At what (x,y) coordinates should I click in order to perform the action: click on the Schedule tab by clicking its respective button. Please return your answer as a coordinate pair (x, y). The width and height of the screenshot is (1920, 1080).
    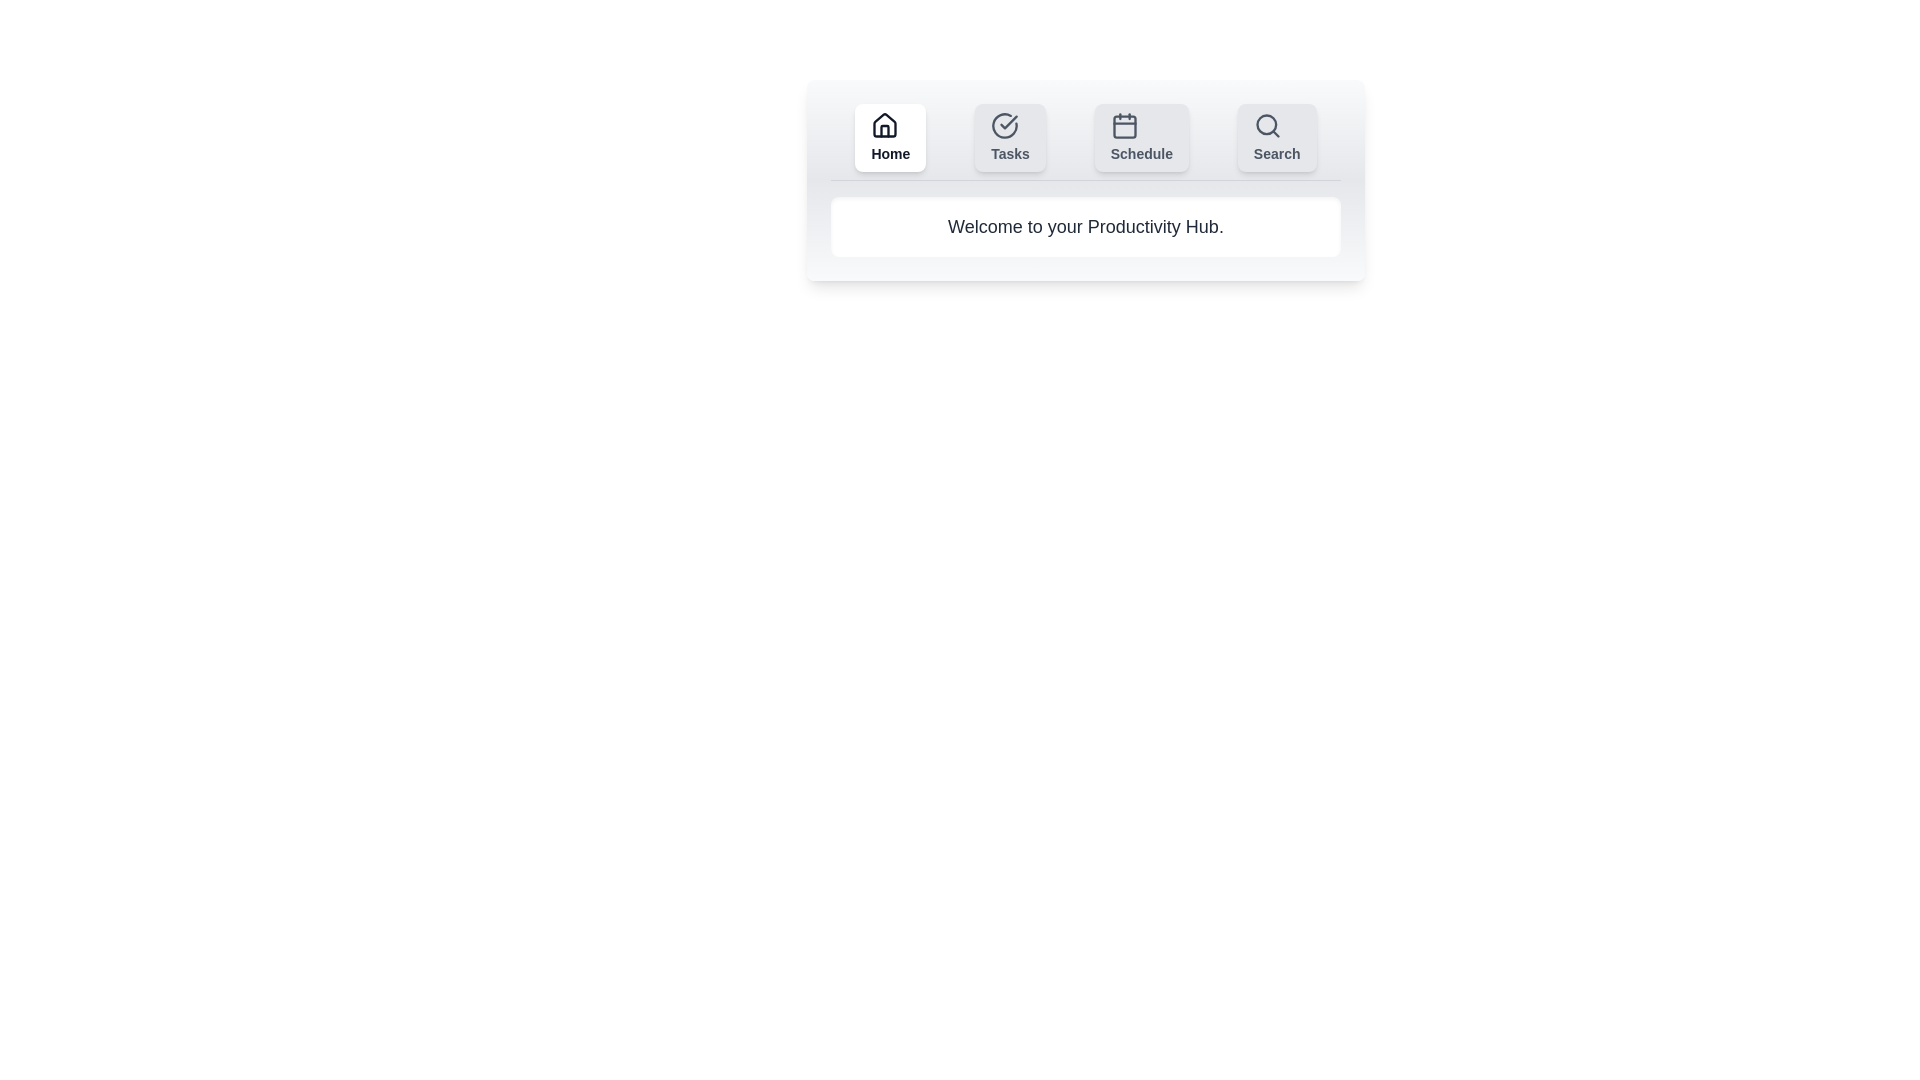
    Looking at the image, I should click on (1141, 137).